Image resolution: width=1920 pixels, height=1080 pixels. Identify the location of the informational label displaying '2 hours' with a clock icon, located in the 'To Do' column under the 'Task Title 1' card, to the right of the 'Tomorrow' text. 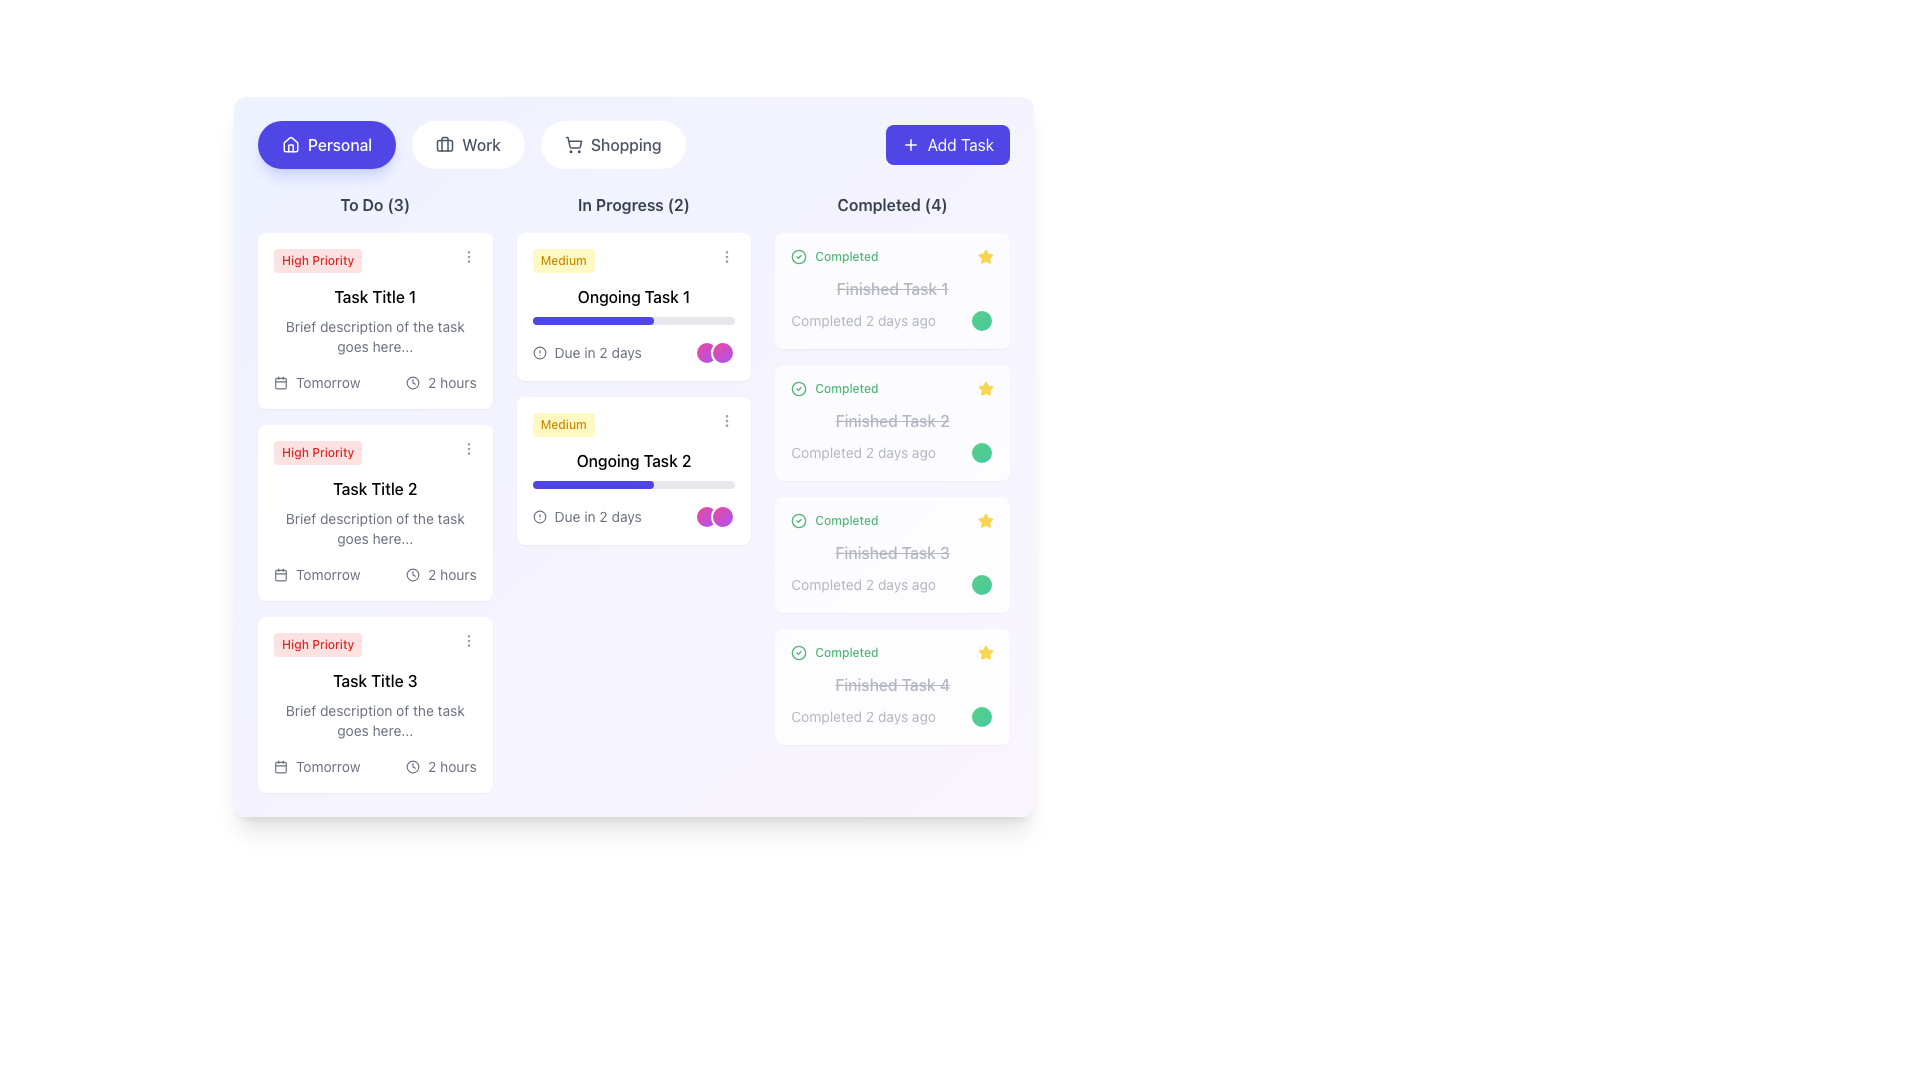
(440, 382).